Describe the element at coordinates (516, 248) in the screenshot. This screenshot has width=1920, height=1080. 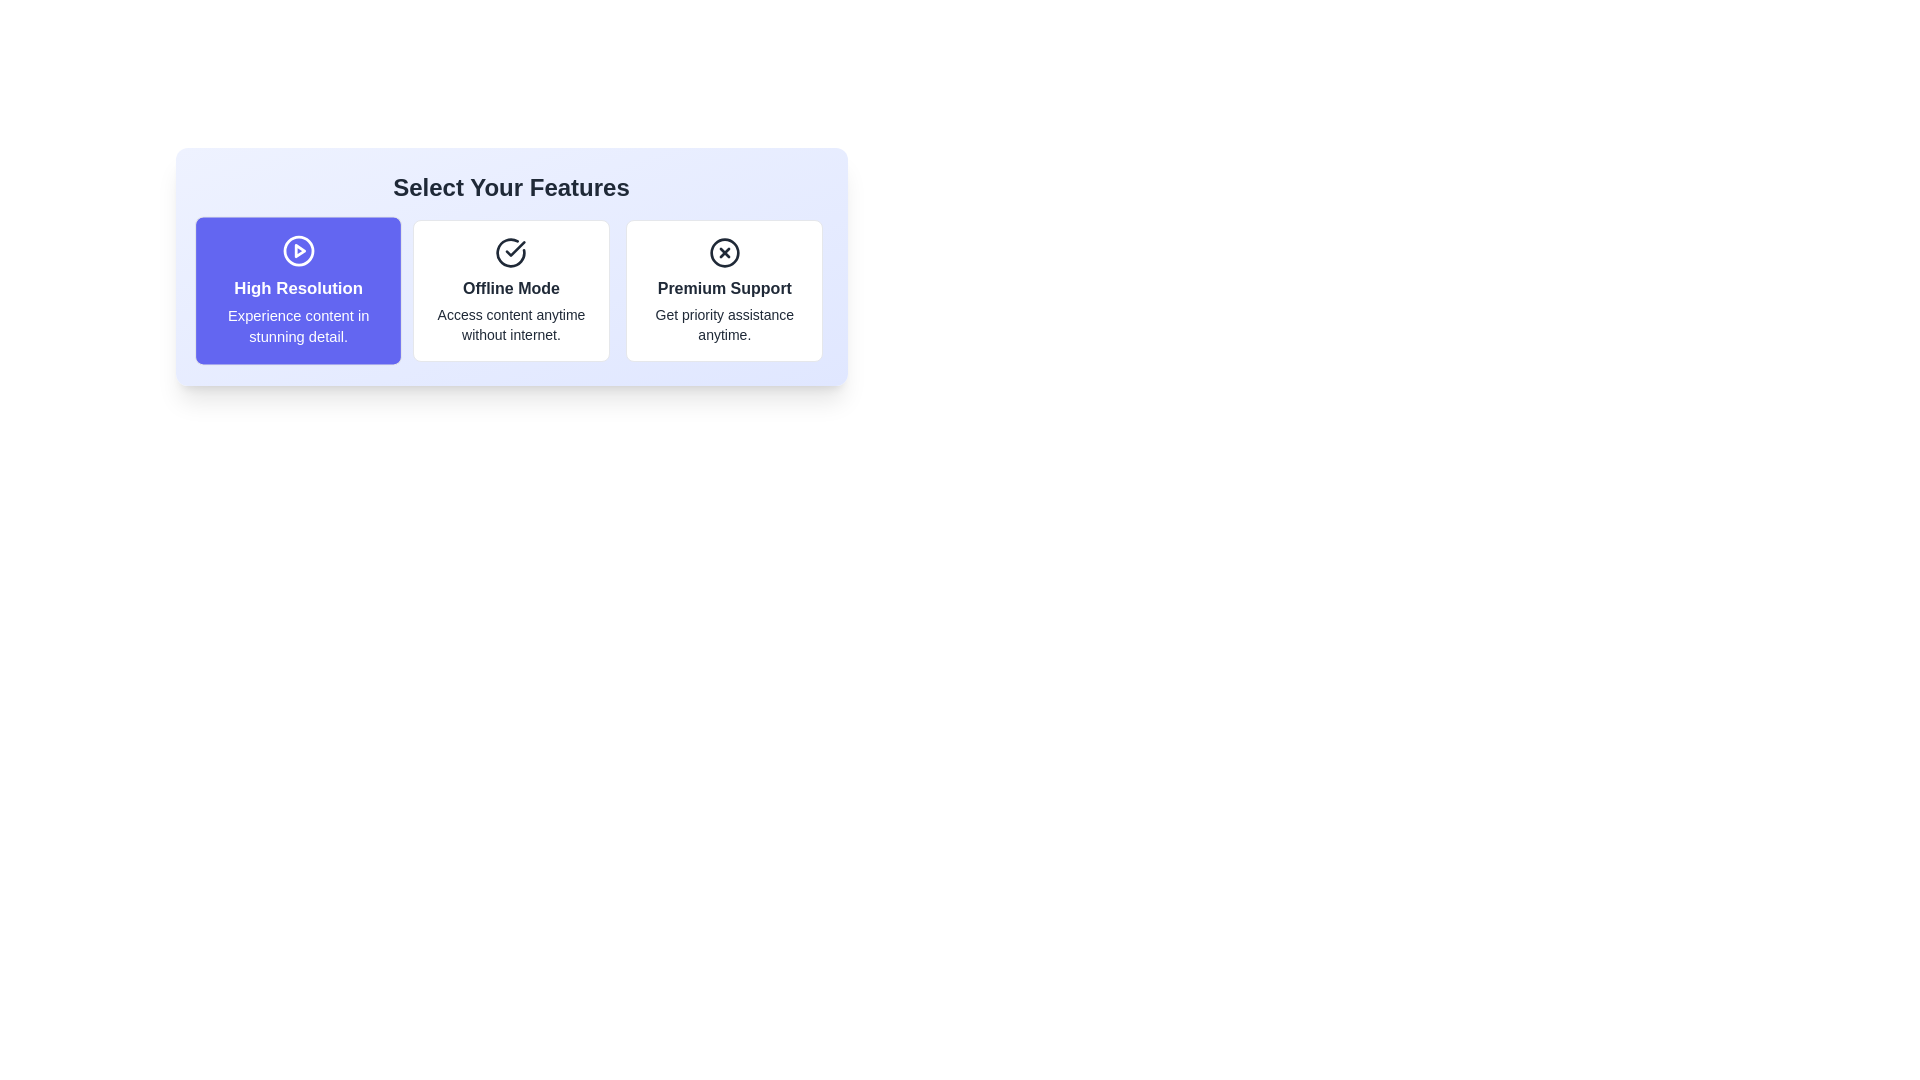
I see `the 'offline mode' icon located within the 'Offline Mode' card, which is the second card in a horizontal row of feature cards` at that location.